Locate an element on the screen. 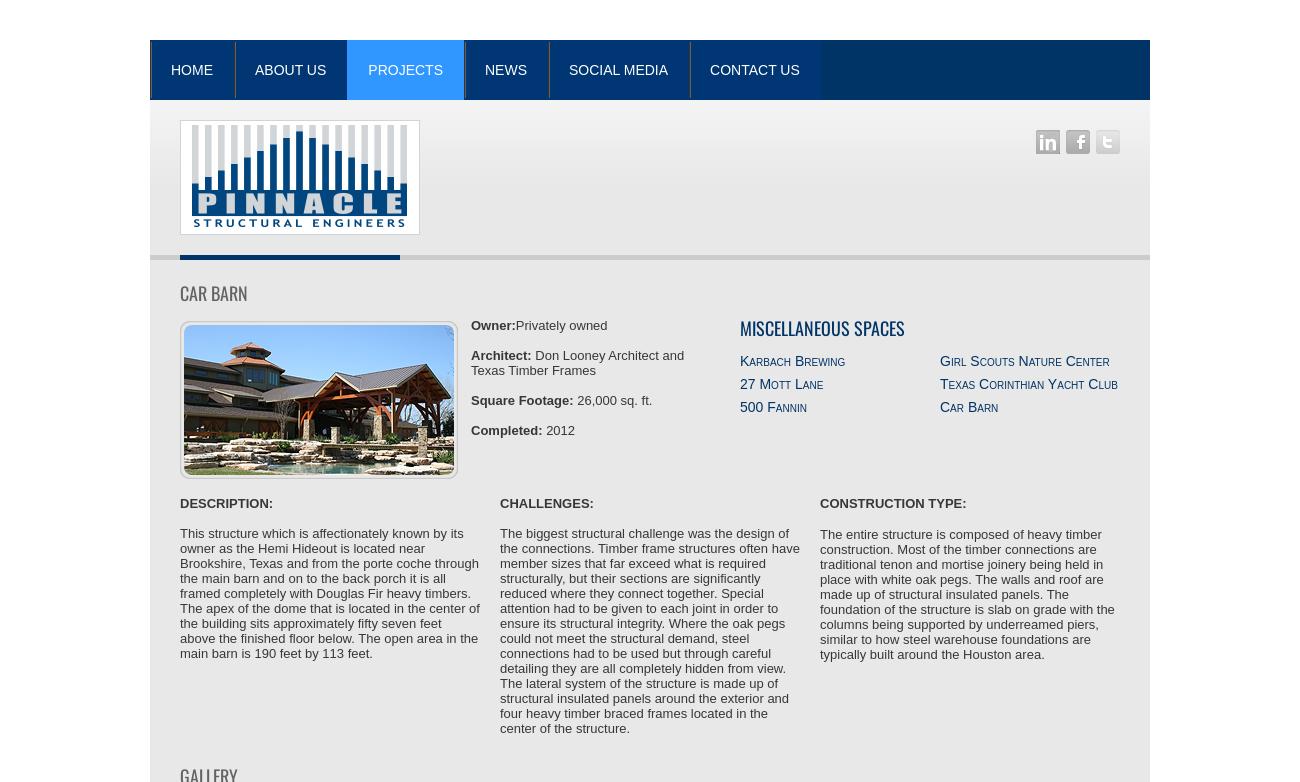 The width and height of the screenshot is (1300, 782). 'Owner:' is located at coordinates (492, 324).